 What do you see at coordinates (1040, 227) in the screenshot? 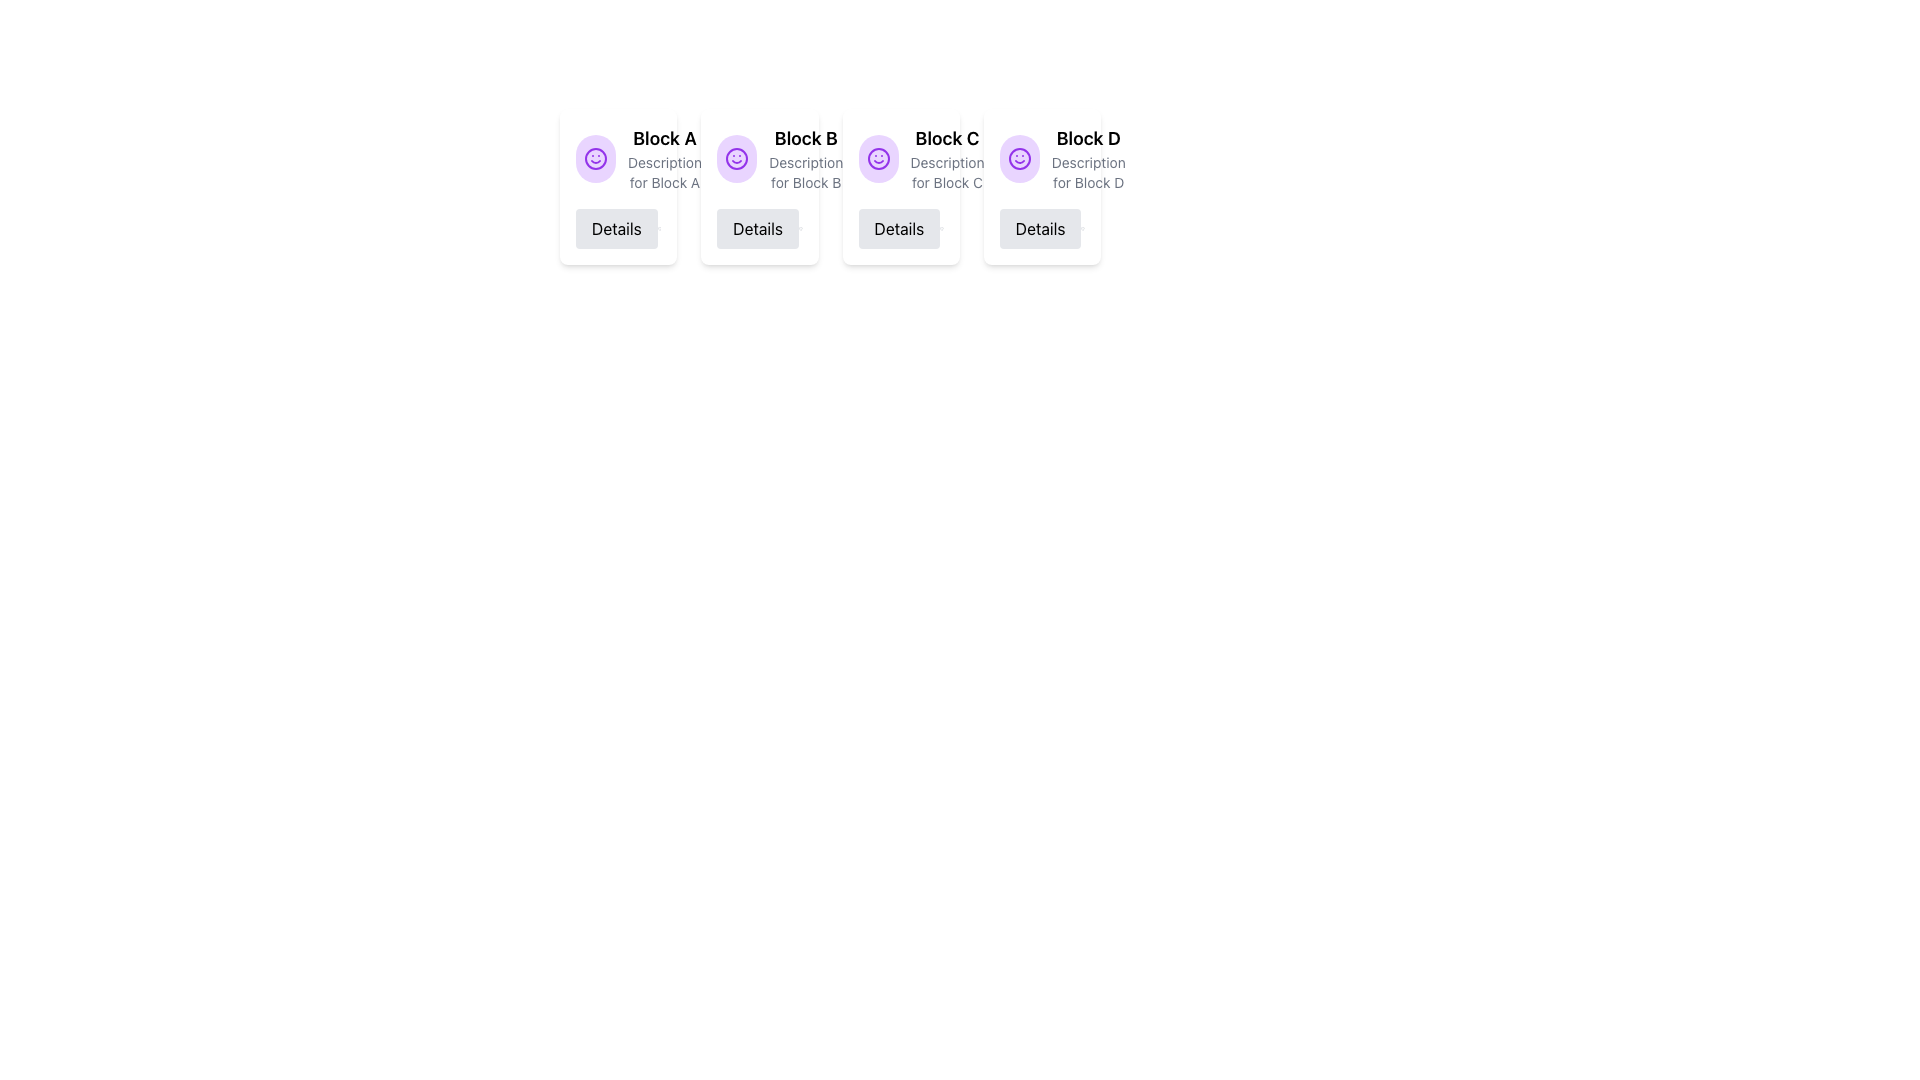
I see `the 'Details' button located under the title 'Block D', which is a rectangular button with rounded corners and a light gray background` at bounding box center [1040, 227].